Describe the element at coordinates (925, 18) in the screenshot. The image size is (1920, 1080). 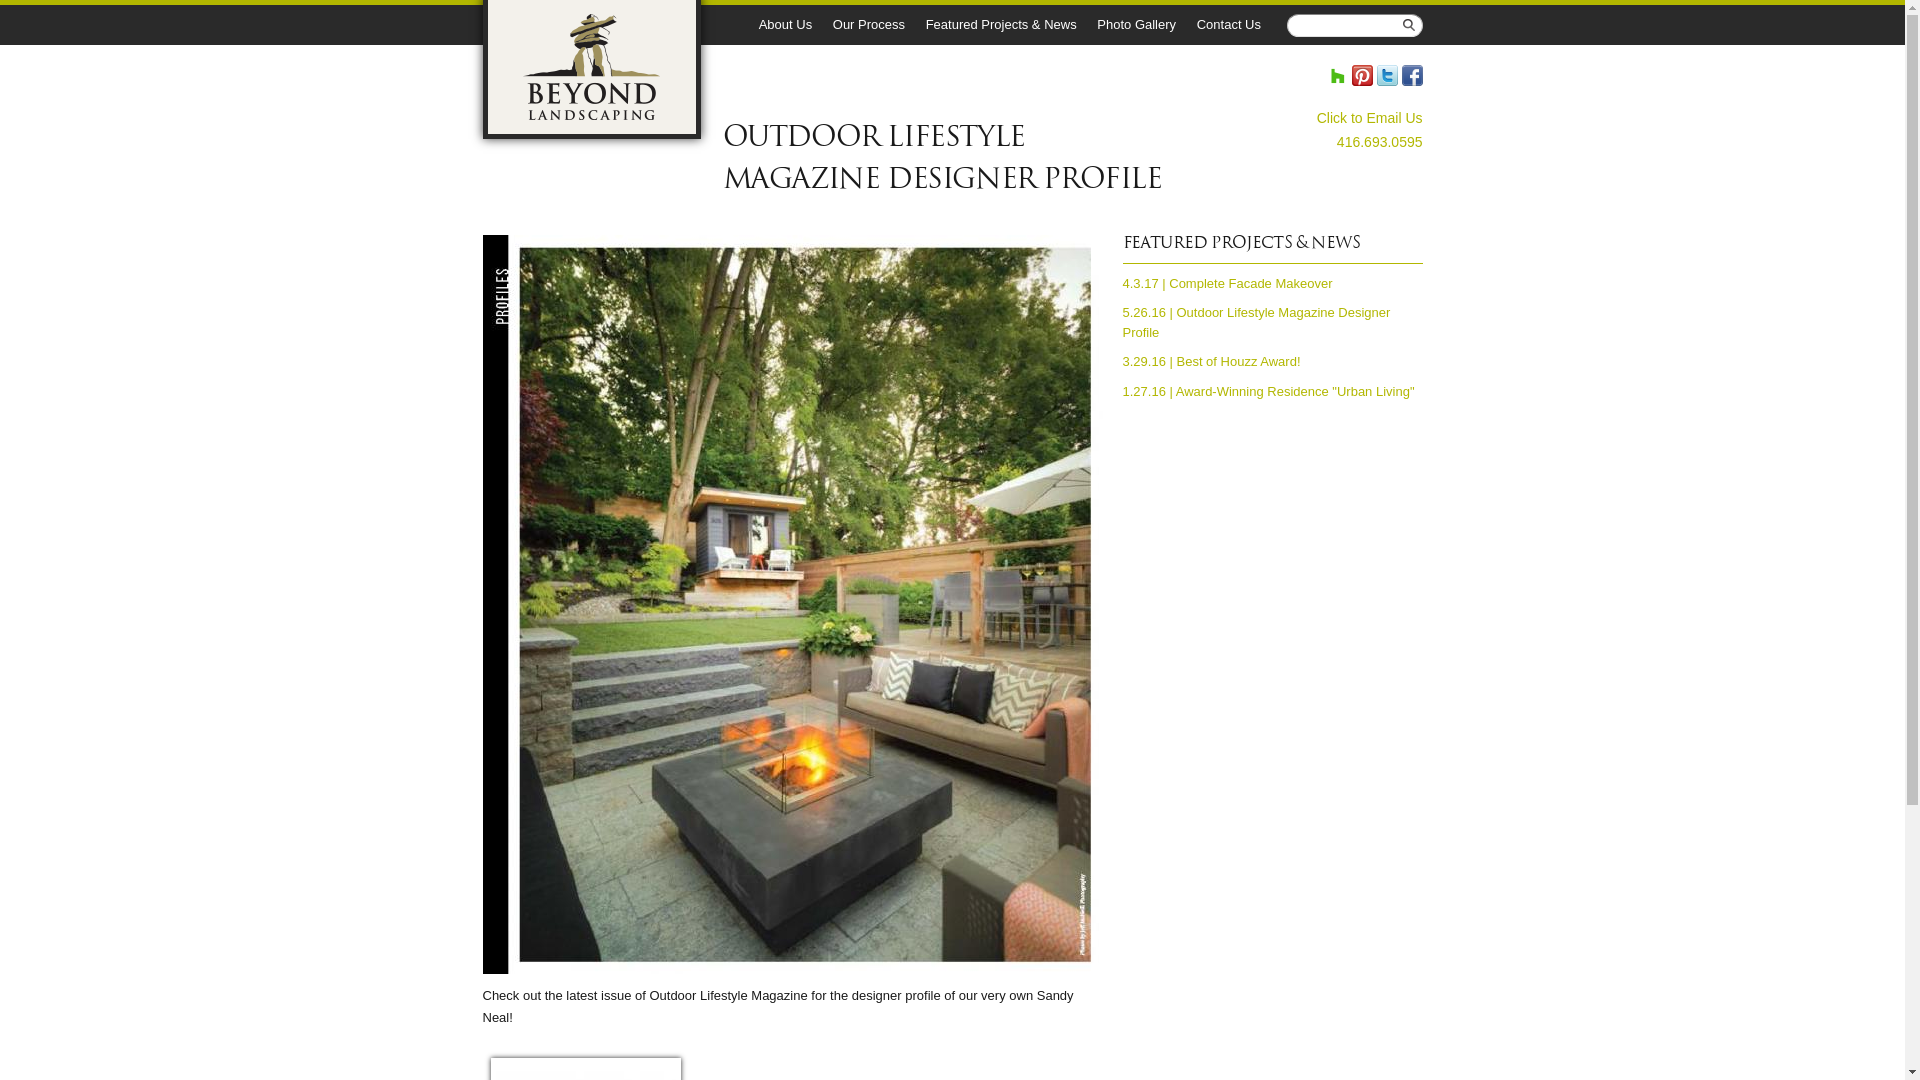
I see `'Featured Projects & News'` at that location.